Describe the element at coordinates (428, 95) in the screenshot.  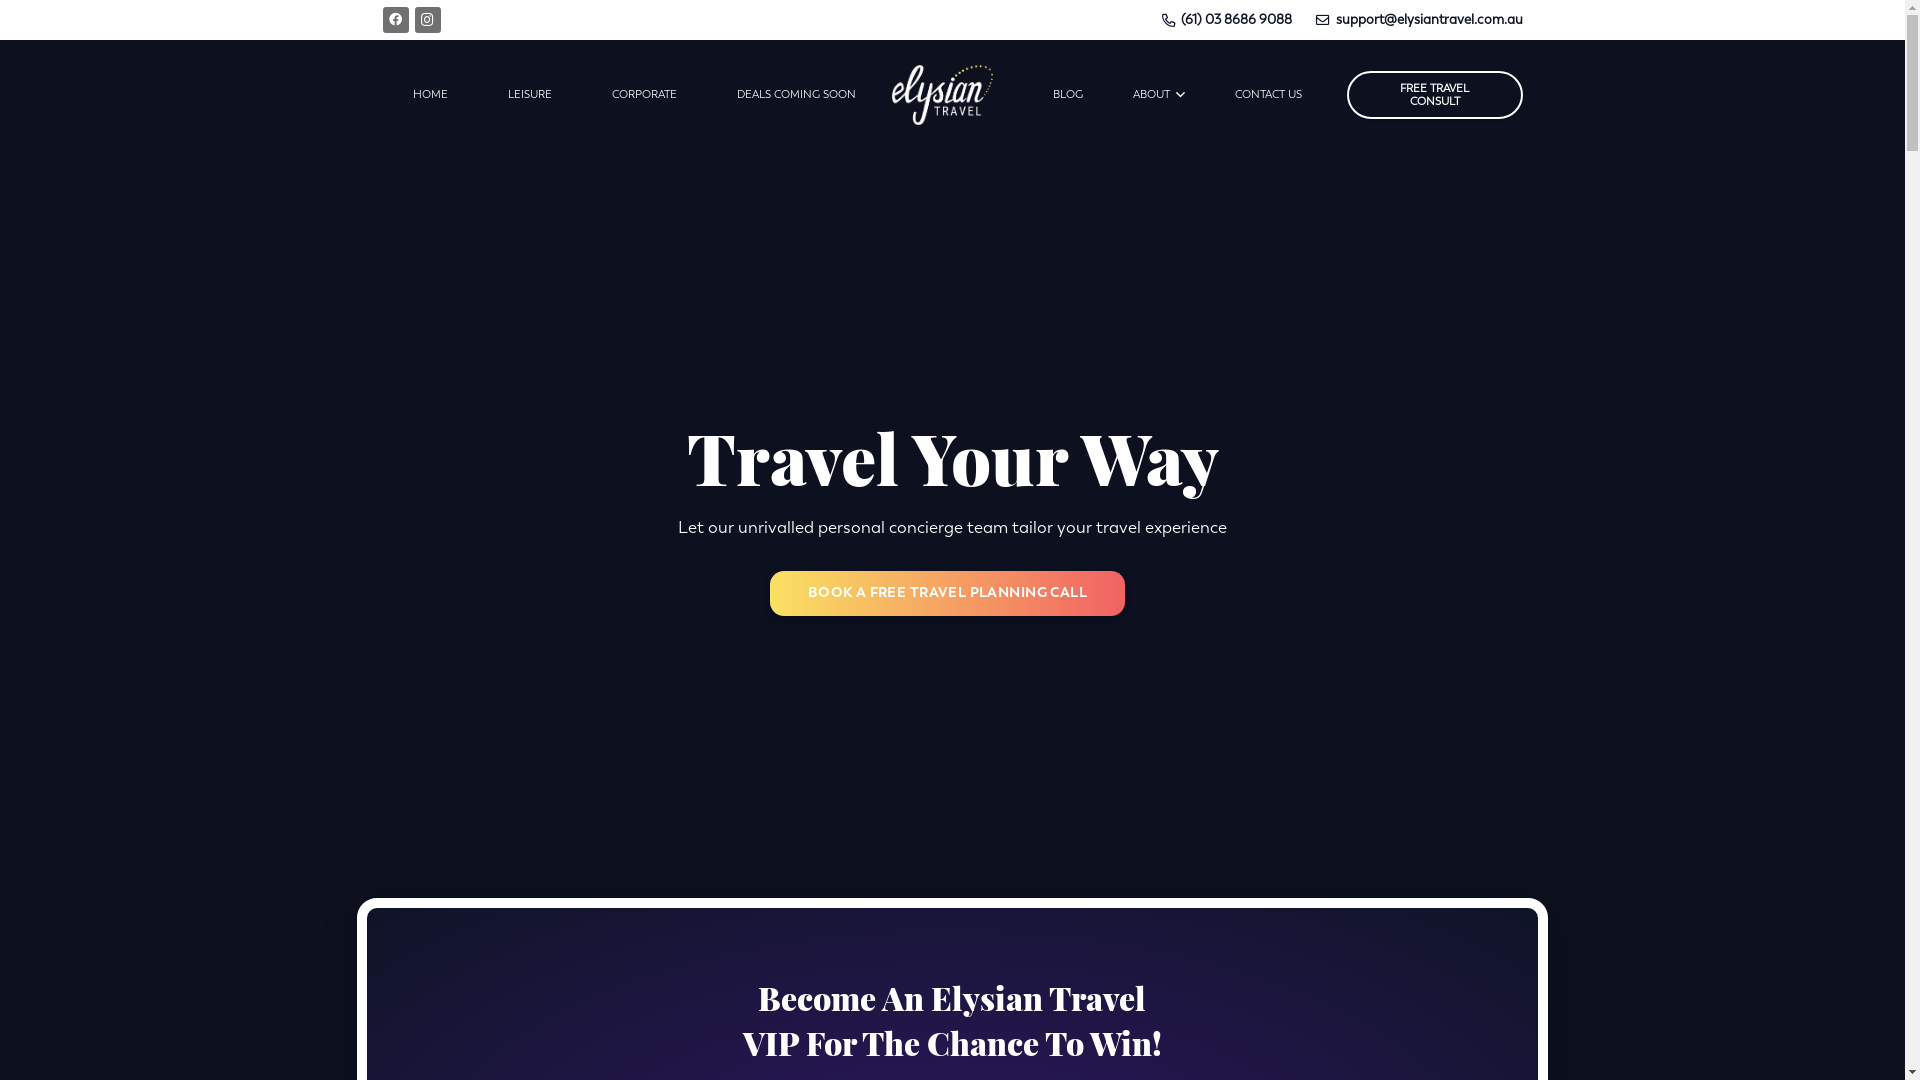
I see `'HOME'` at that location.